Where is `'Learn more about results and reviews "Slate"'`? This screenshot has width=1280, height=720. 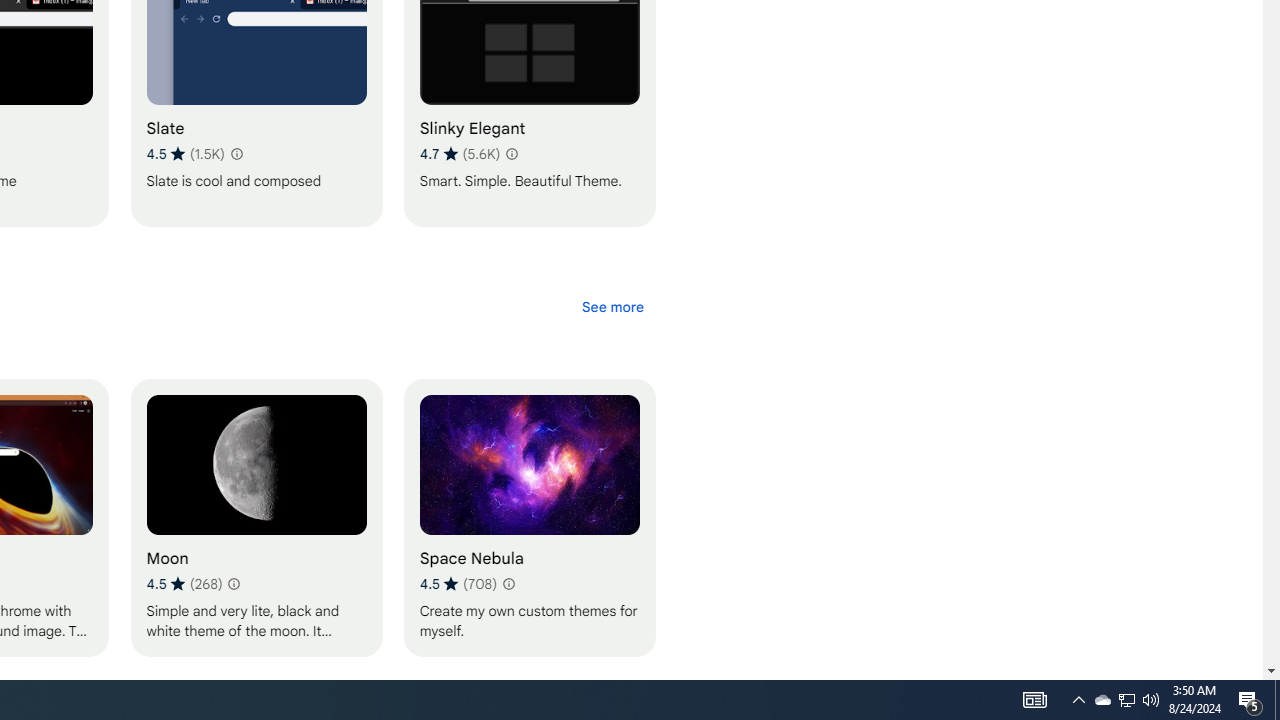 'Learn more about results and reviews "Slate"' is located at coordinates (236, 153).